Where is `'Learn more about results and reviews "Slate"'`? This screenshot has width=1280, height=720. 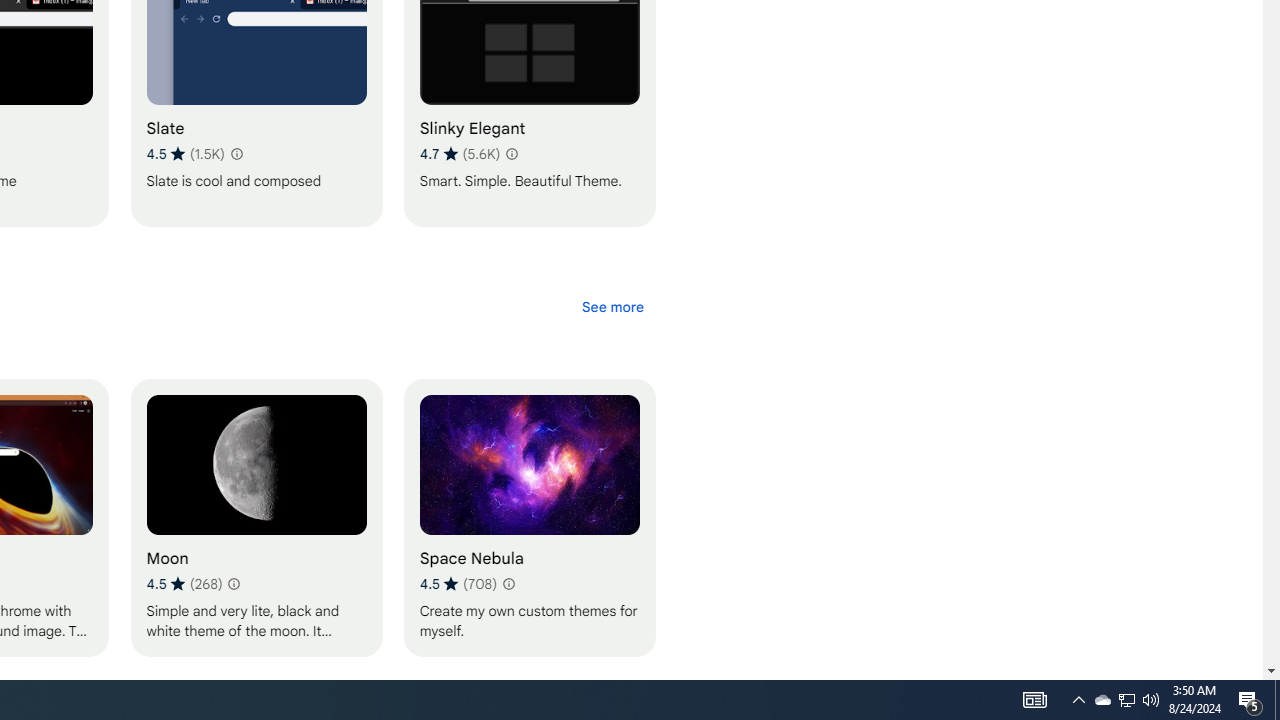 'Learn more about results and reviews "Slate"' is located at coordinates (236, 153).